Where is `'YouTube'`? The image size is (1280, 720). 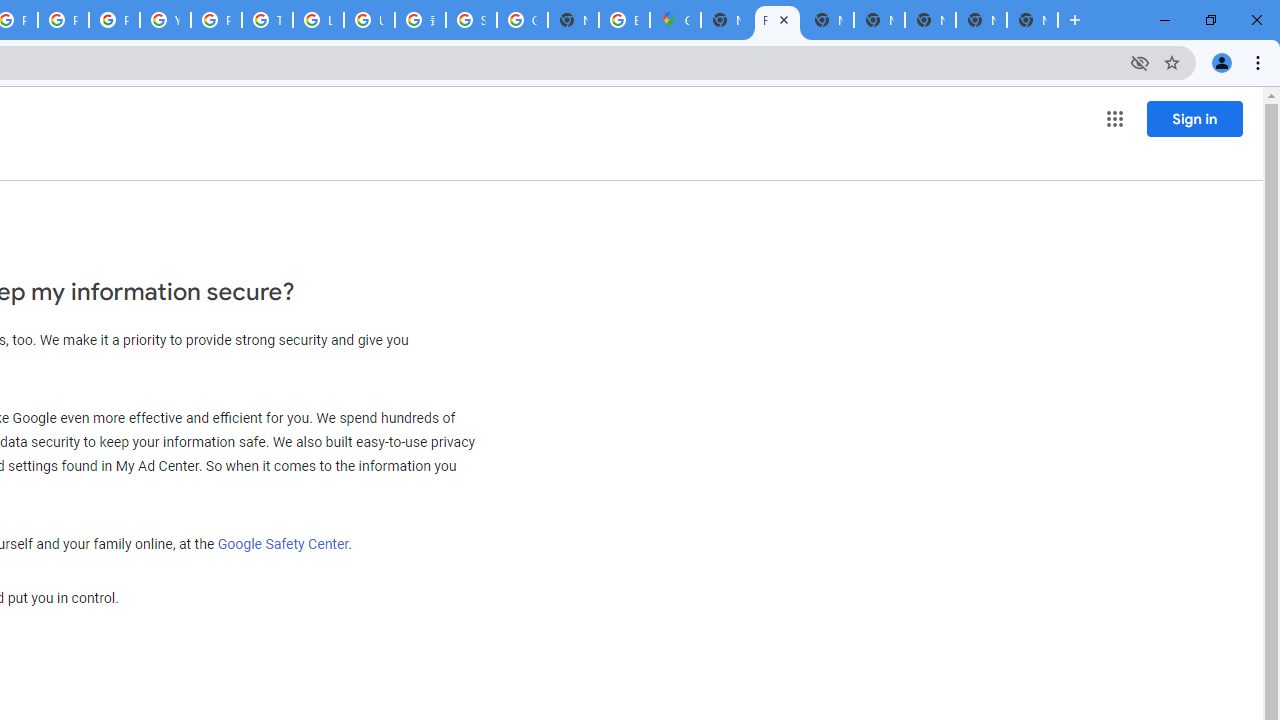 'YouTube' is located at coordinates (165, 20).